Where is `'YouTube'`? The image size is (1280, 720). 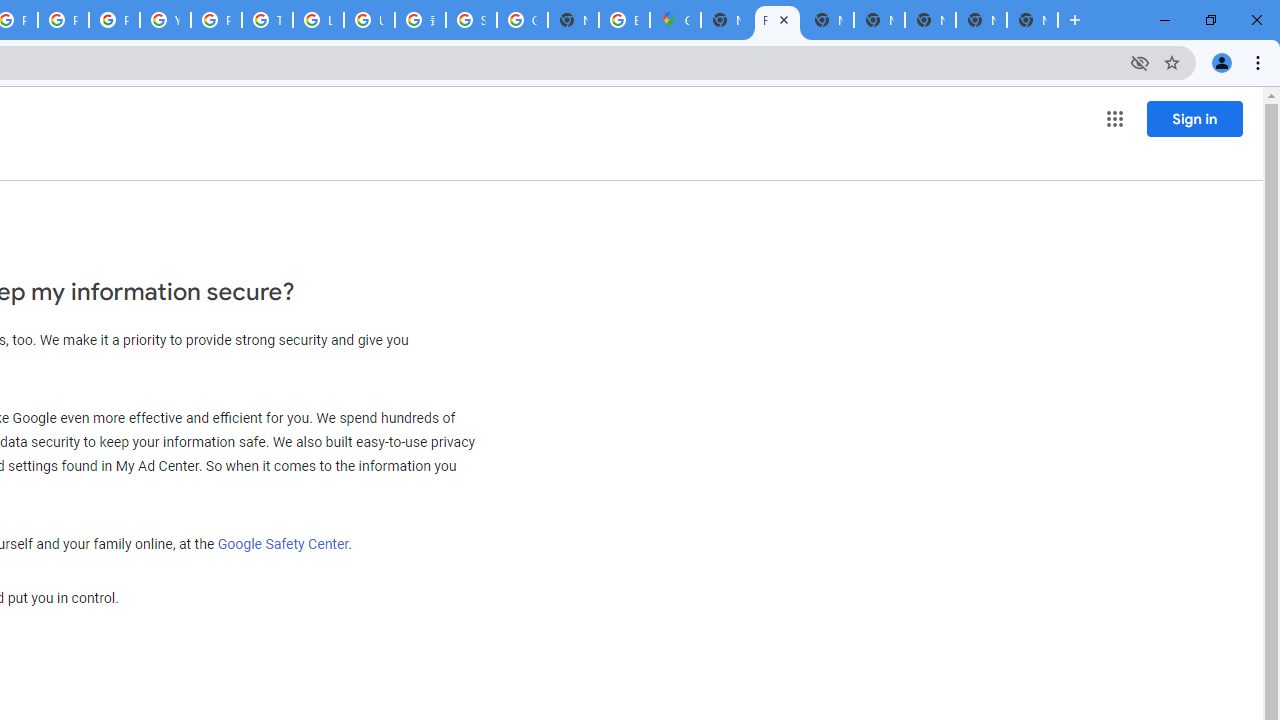 'YouTube' is located at coordinates (165, 20).